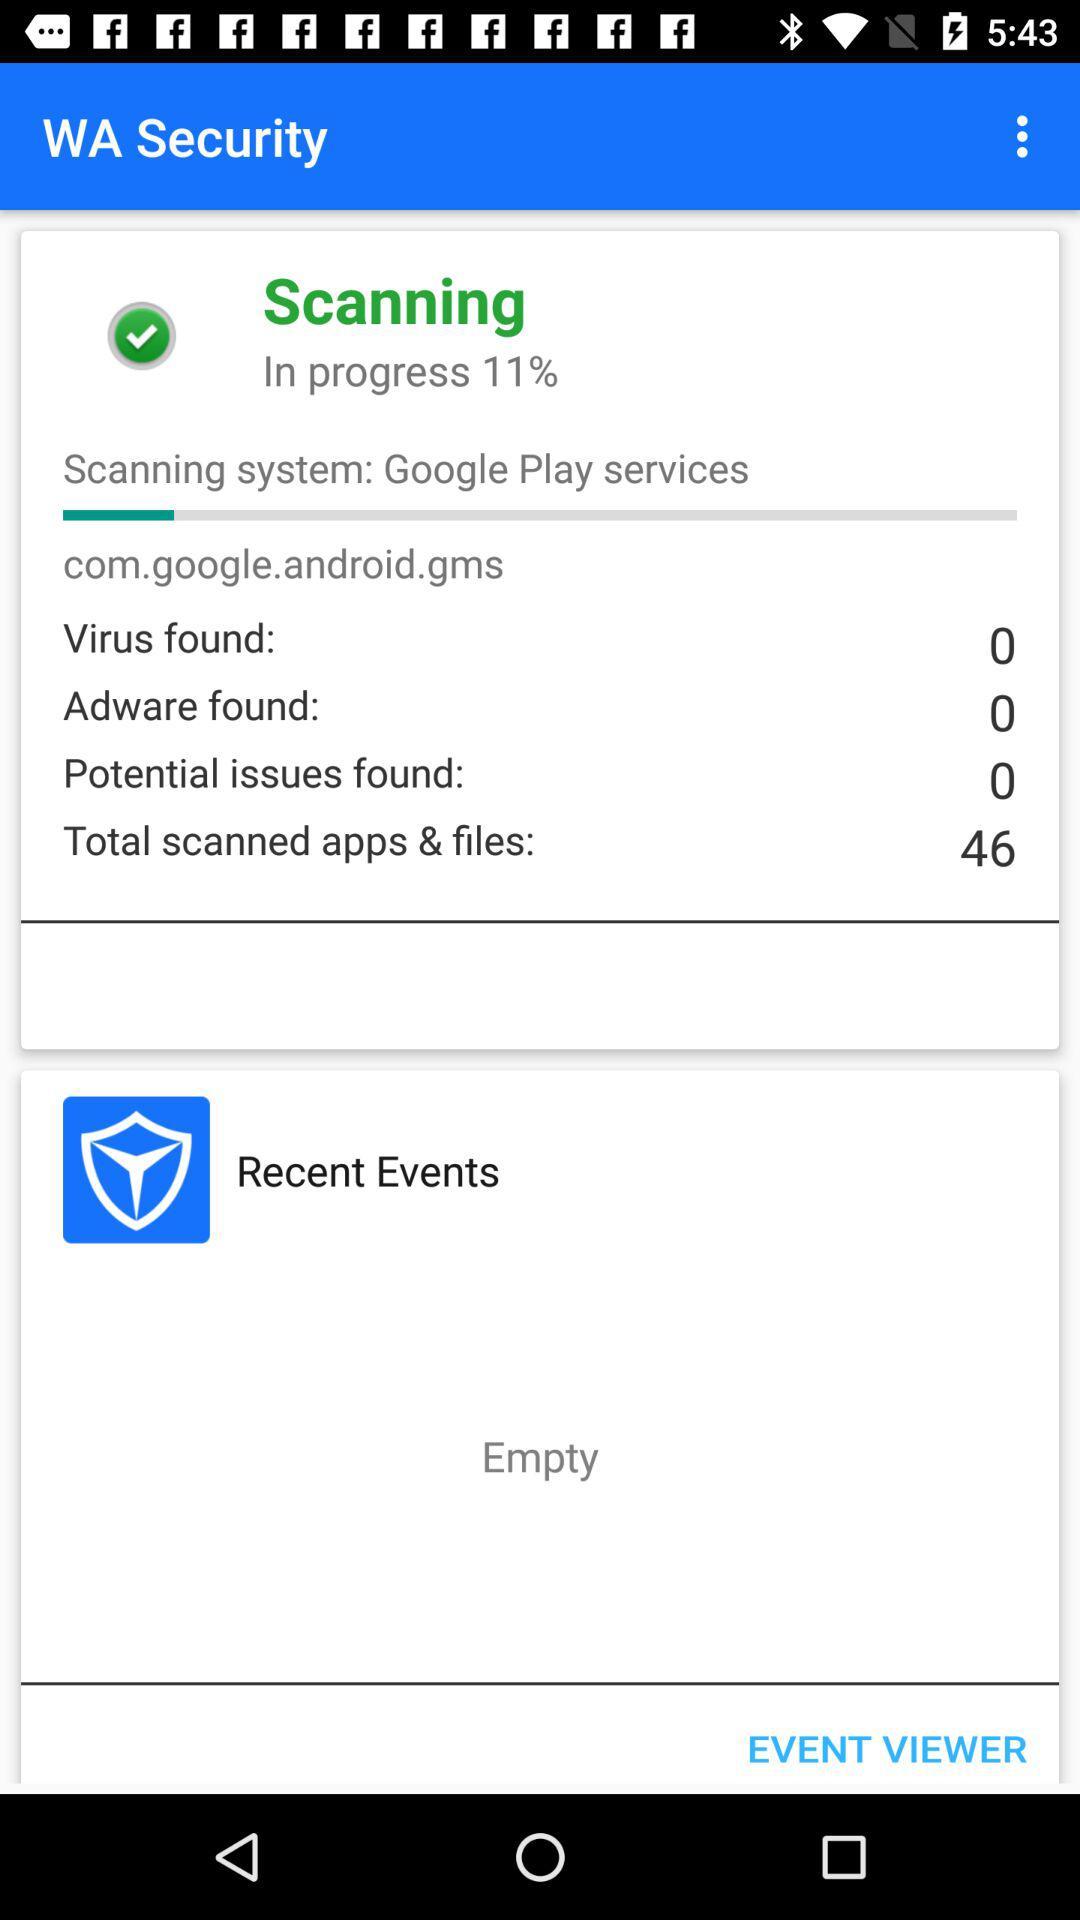 The height and width of the screenshot is (1920, 1080). Describe the element at coordinates (1027, 135) in the screenshot. I see `icon next to the wa security` at that location.